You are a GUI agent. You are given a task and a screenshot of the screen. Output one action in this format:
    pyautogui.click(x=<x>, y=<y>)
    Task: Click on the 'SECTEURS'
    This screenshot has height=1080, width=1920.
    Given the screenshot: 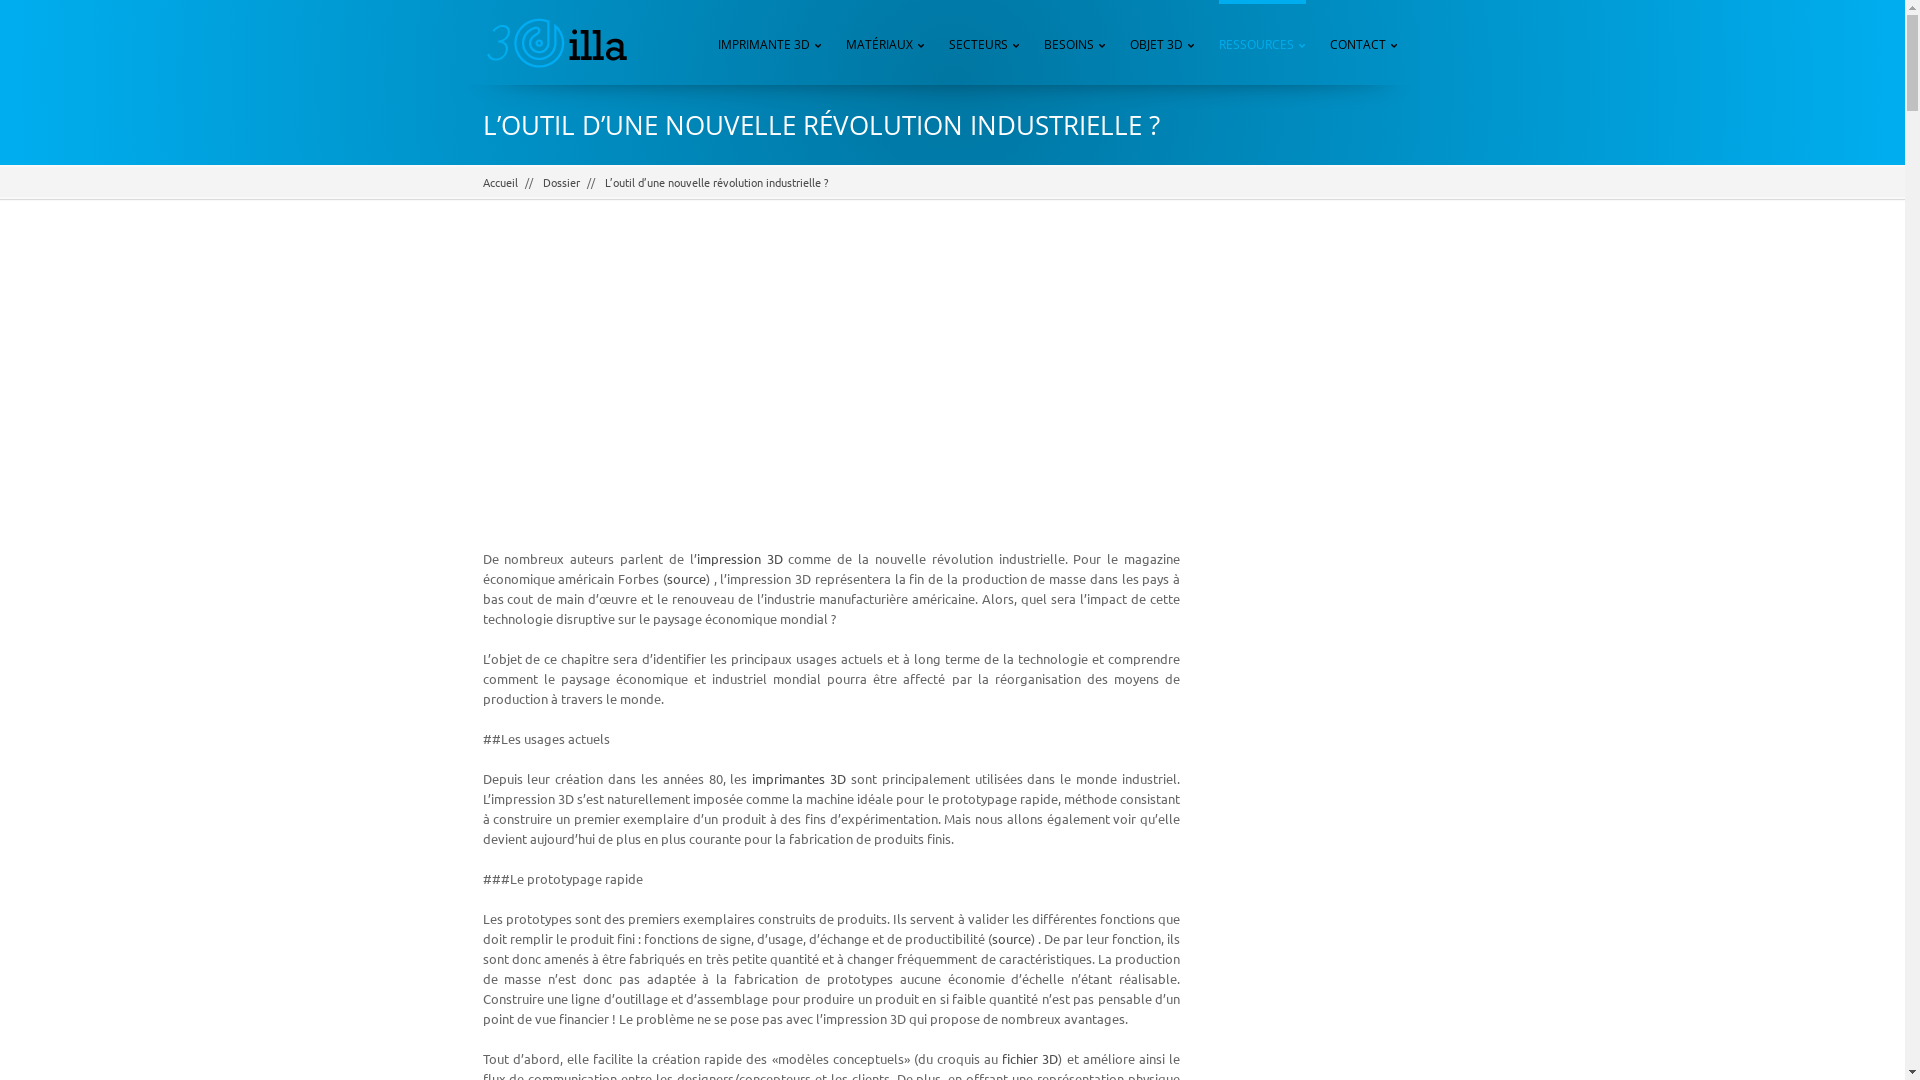 What is the action you would take?
    pyautogui.click(x=984, y=42)
    